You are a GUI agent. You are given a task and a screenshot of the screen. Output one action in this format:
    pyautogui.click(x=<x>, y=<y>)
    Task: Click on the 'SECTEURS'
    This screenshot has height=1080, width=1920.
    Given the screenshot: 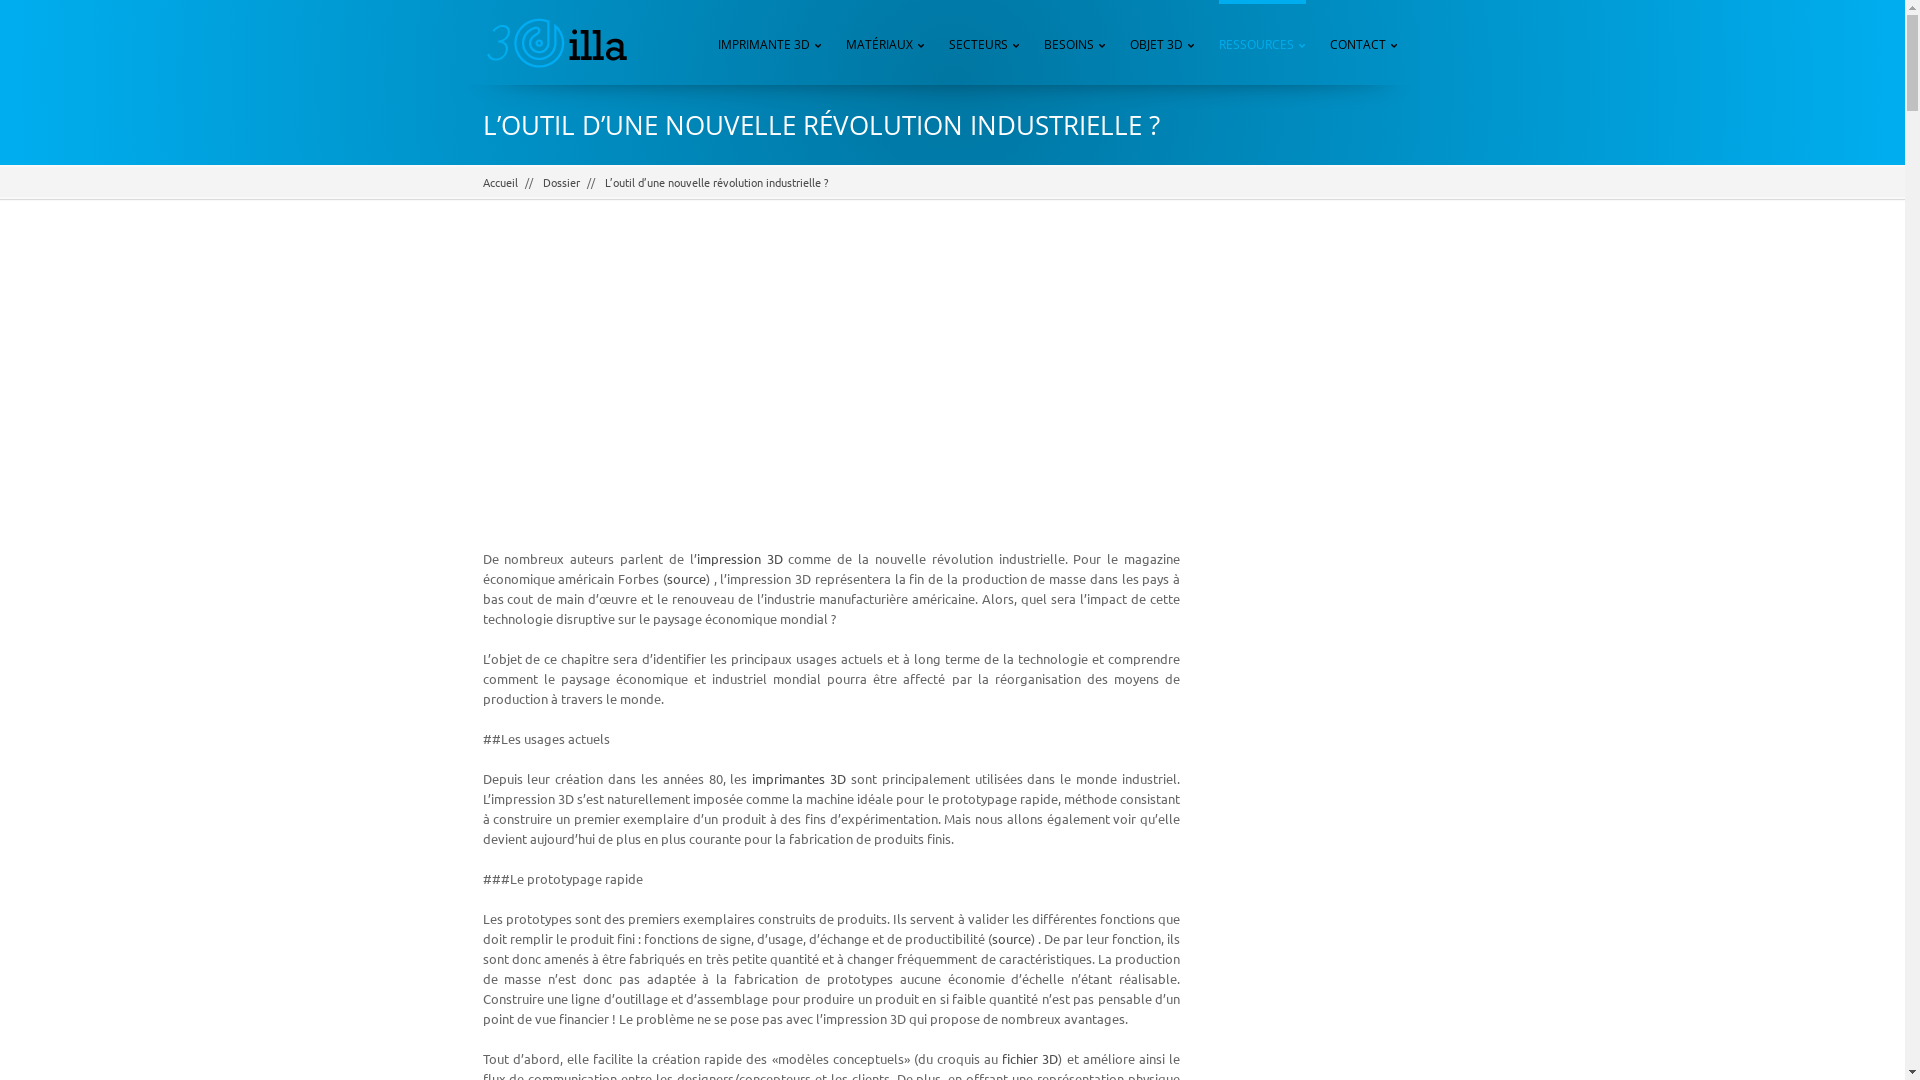 What is the action you would take?
    pyautogui.click(x=984, y=42)
    